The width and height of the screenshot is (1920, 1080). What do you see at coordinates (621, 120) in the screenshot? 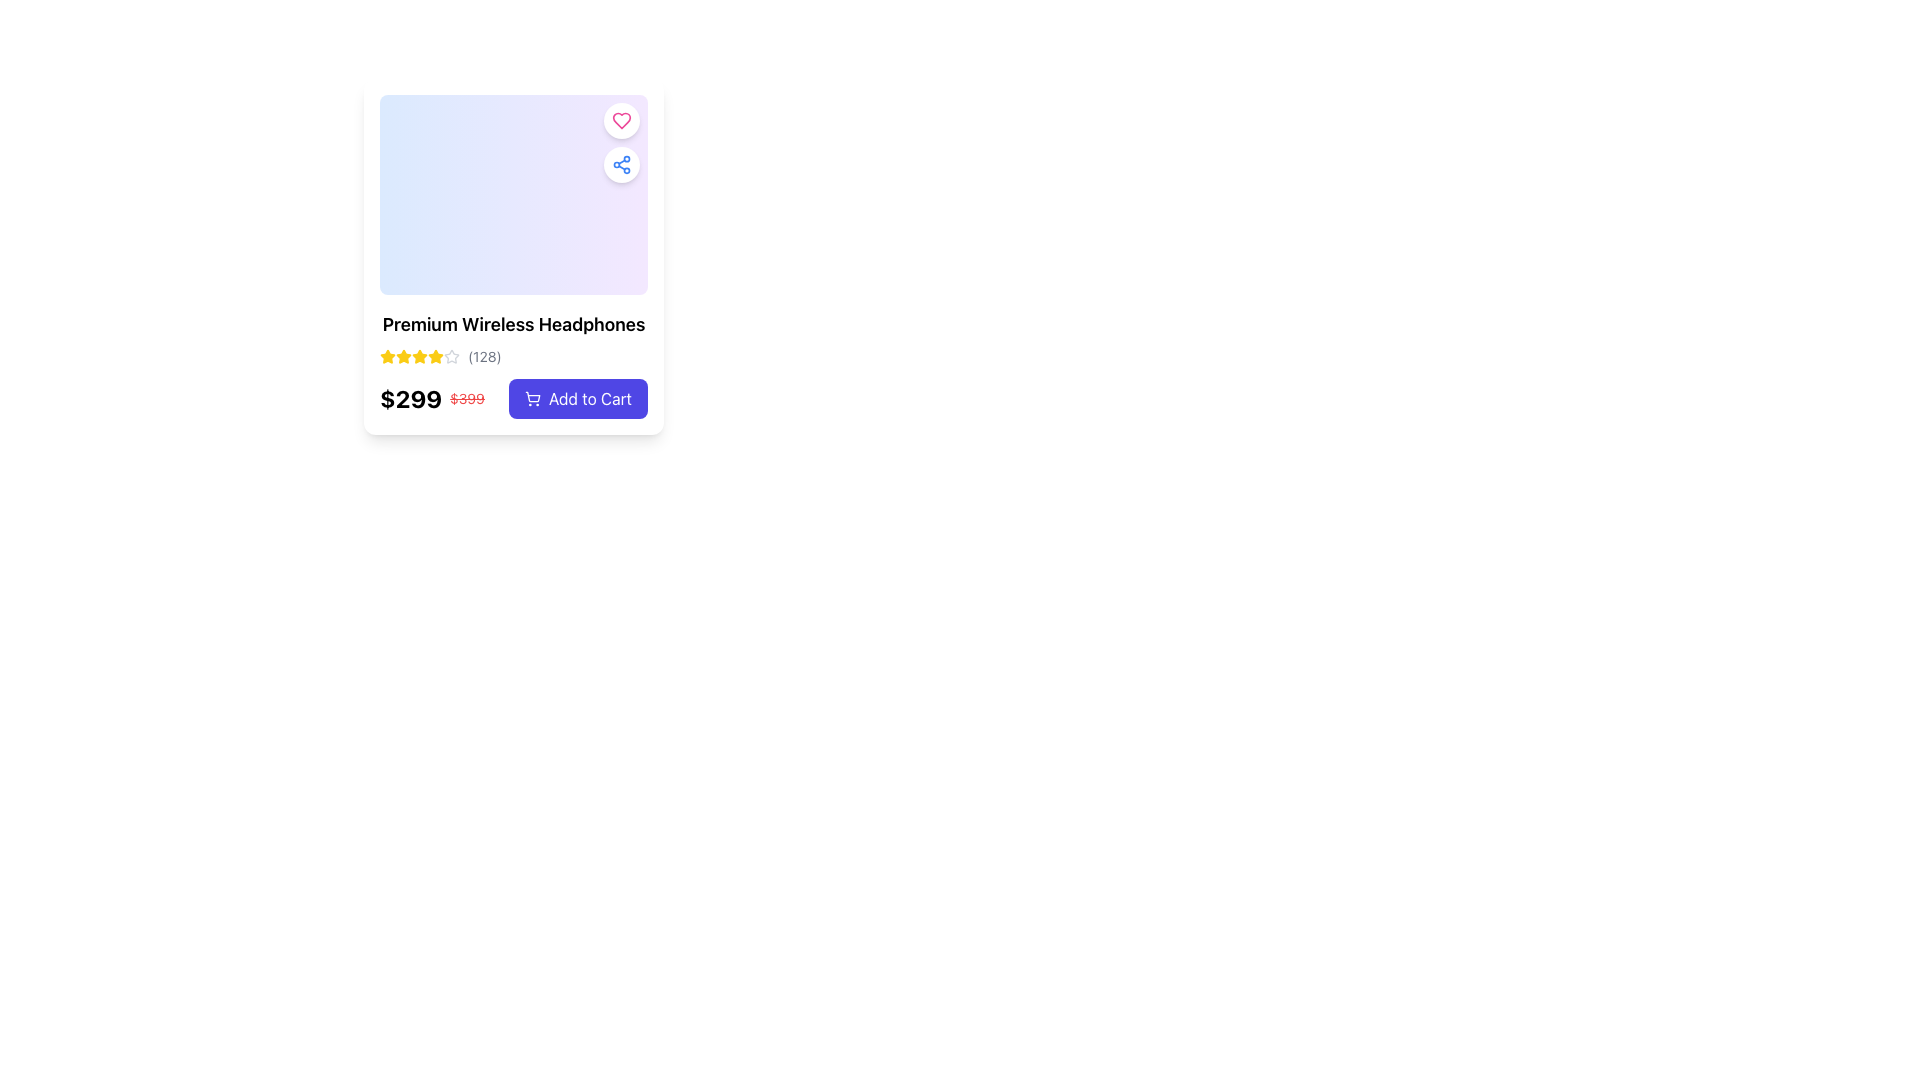
I see `the heart-shaped icon filled with pink color at the top-right corner of the product card interface to favorite the item` at bounding box center [621, 120].